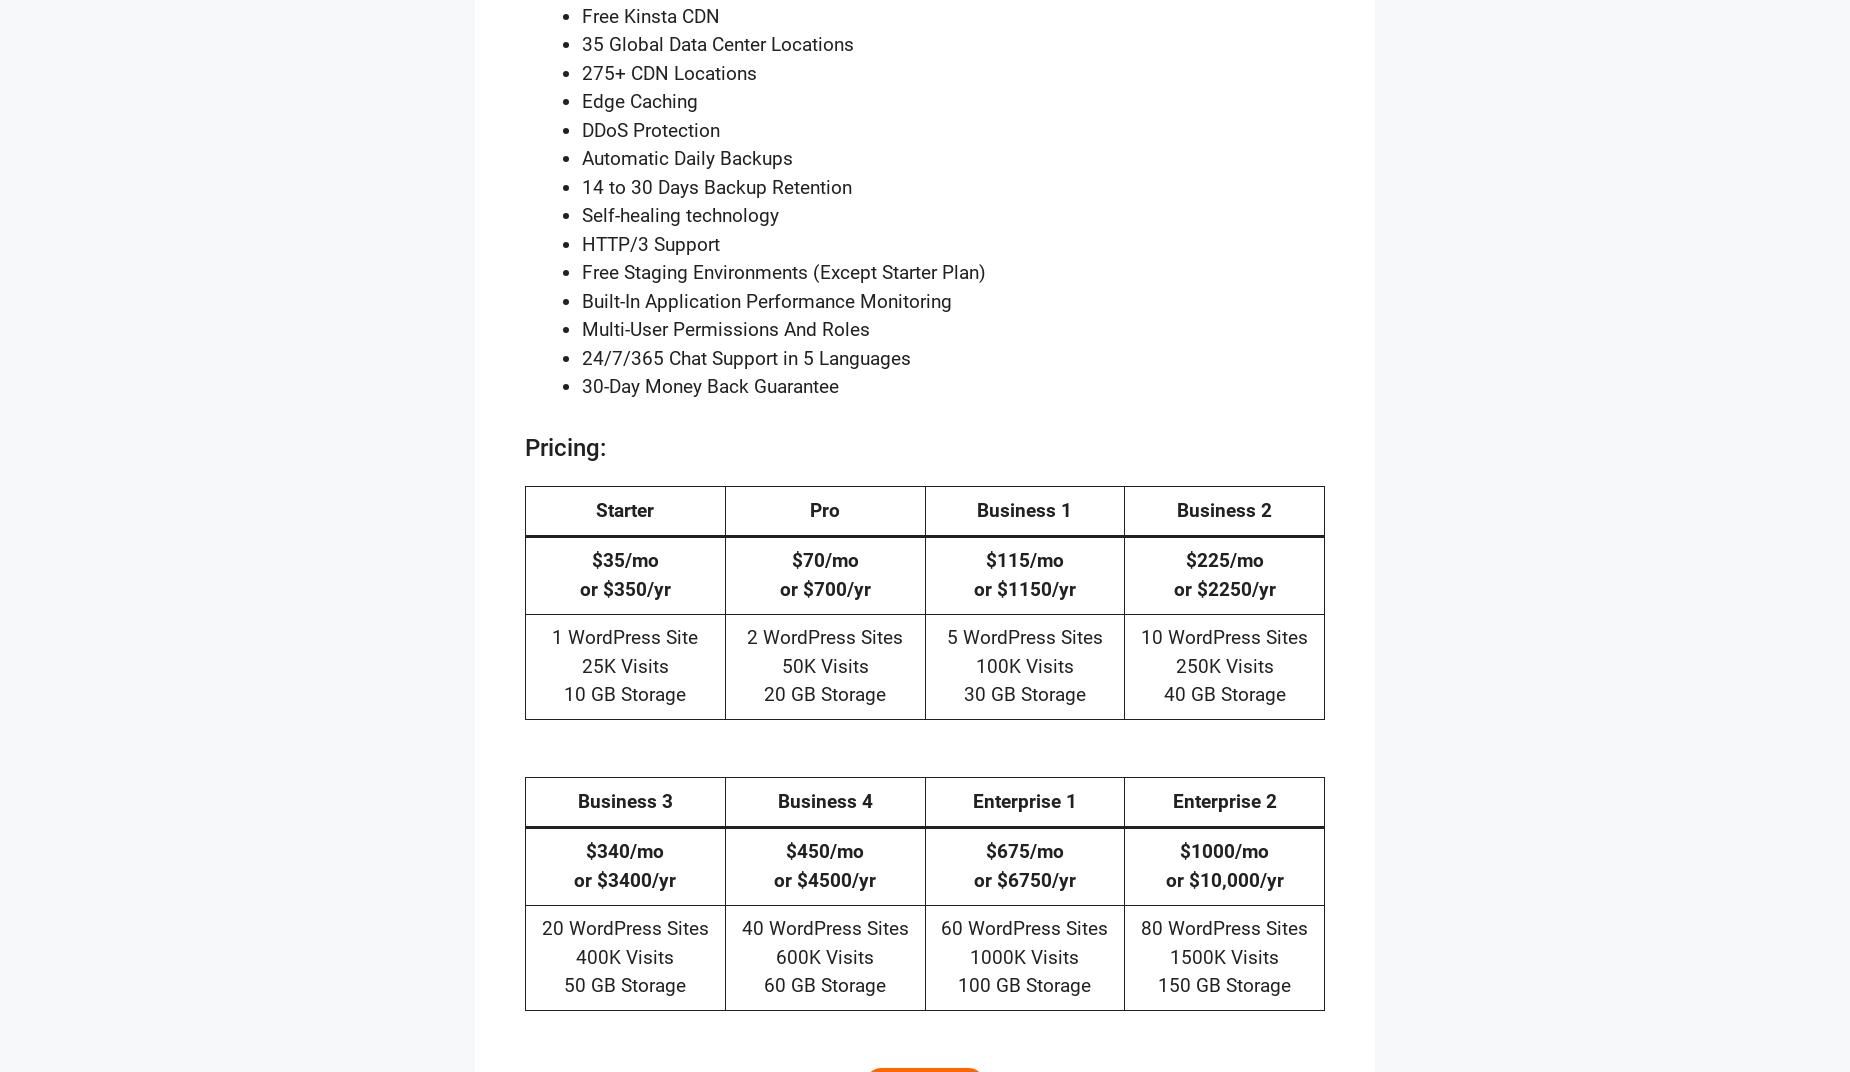 The image size is (1850, 1072). Describe the element at coordinates (970, 800) in the screenshot. I see `'Enterprise 1'` at that location.